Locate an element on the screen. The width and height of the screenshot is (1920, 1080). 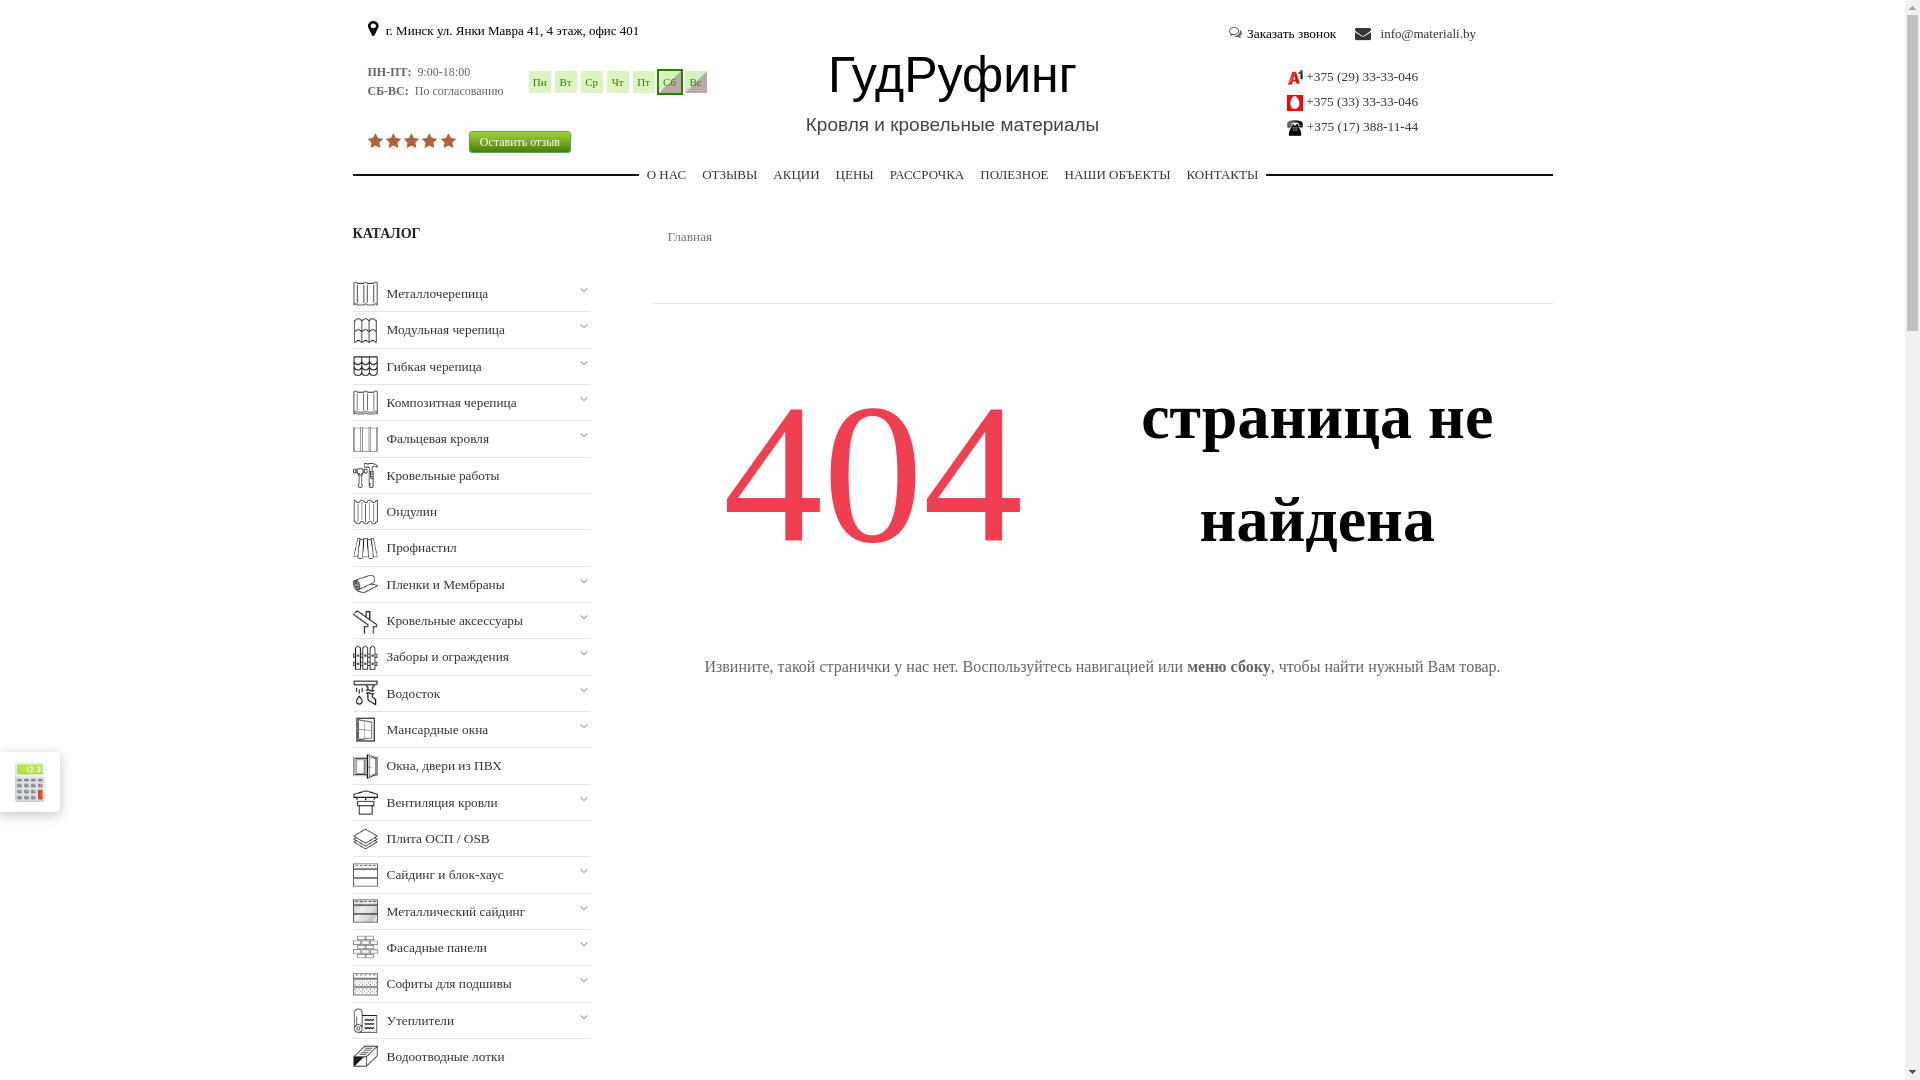
'+375 (33) 33-33-046' is located at coordinates (1361, 101).